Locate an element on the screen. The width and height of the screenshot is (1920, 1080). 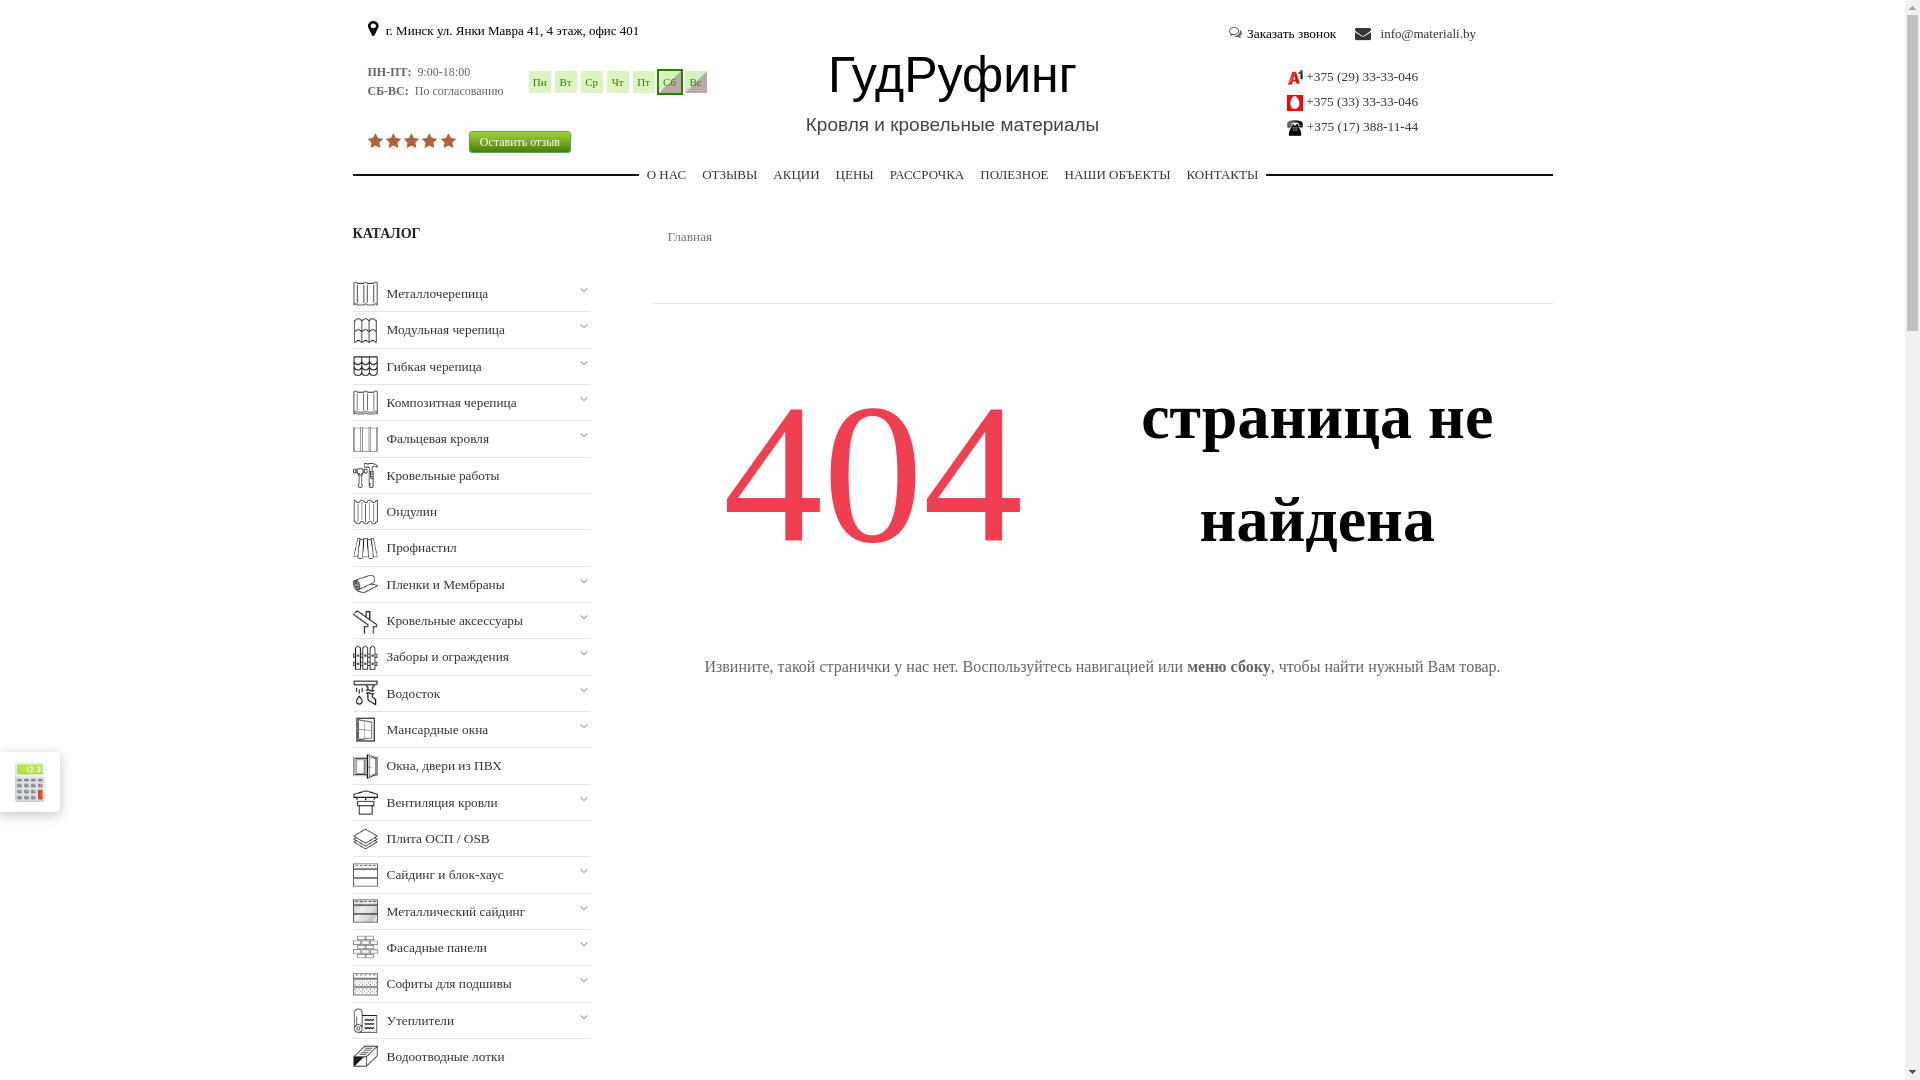
'+375 (33) 33-33-046' is located at coordinates (1361, 101).